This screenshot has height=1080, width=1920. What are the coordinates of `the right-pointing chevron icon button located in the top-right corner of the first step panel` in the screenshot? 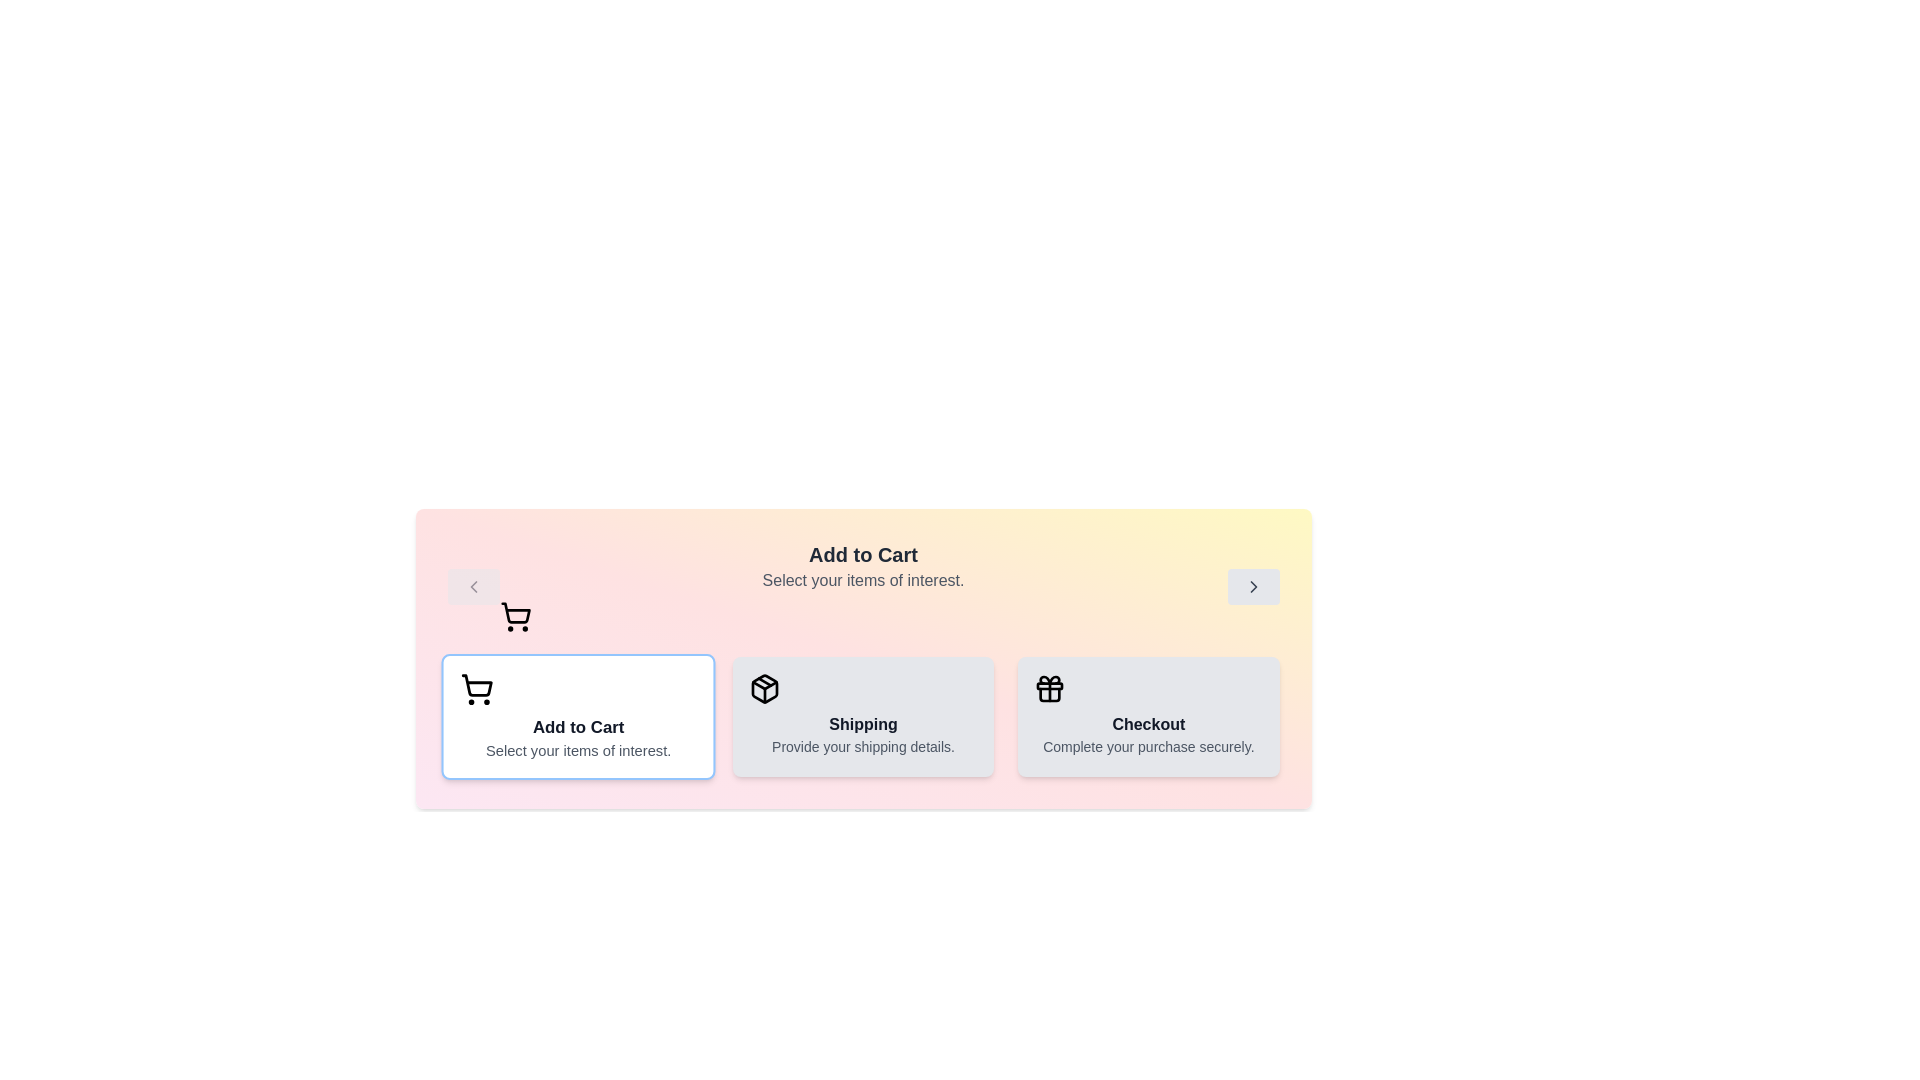 It's located at (1252, 585).